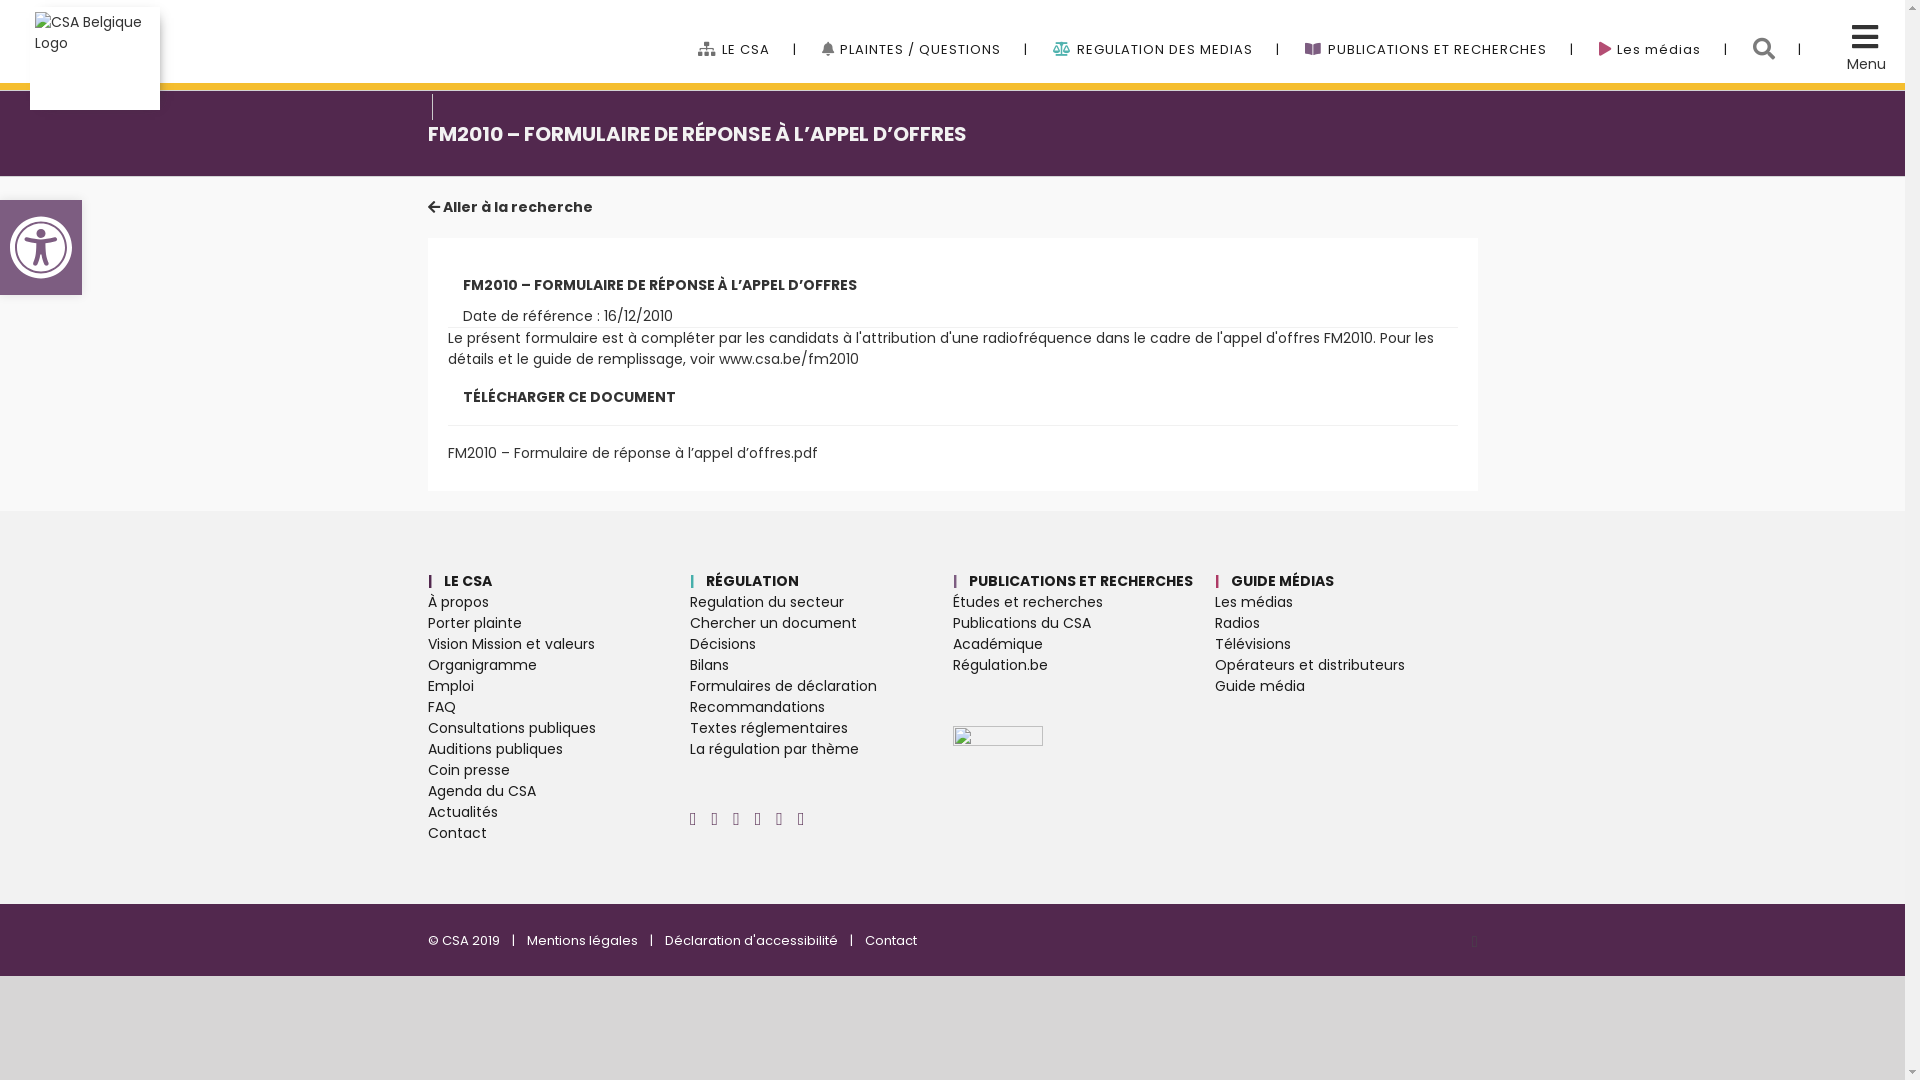 The height and width of the screenshot is (1080, 1920). Describe the element at coordinates (1865, 63) in the screenshot. I see `'Menu'` at that location.